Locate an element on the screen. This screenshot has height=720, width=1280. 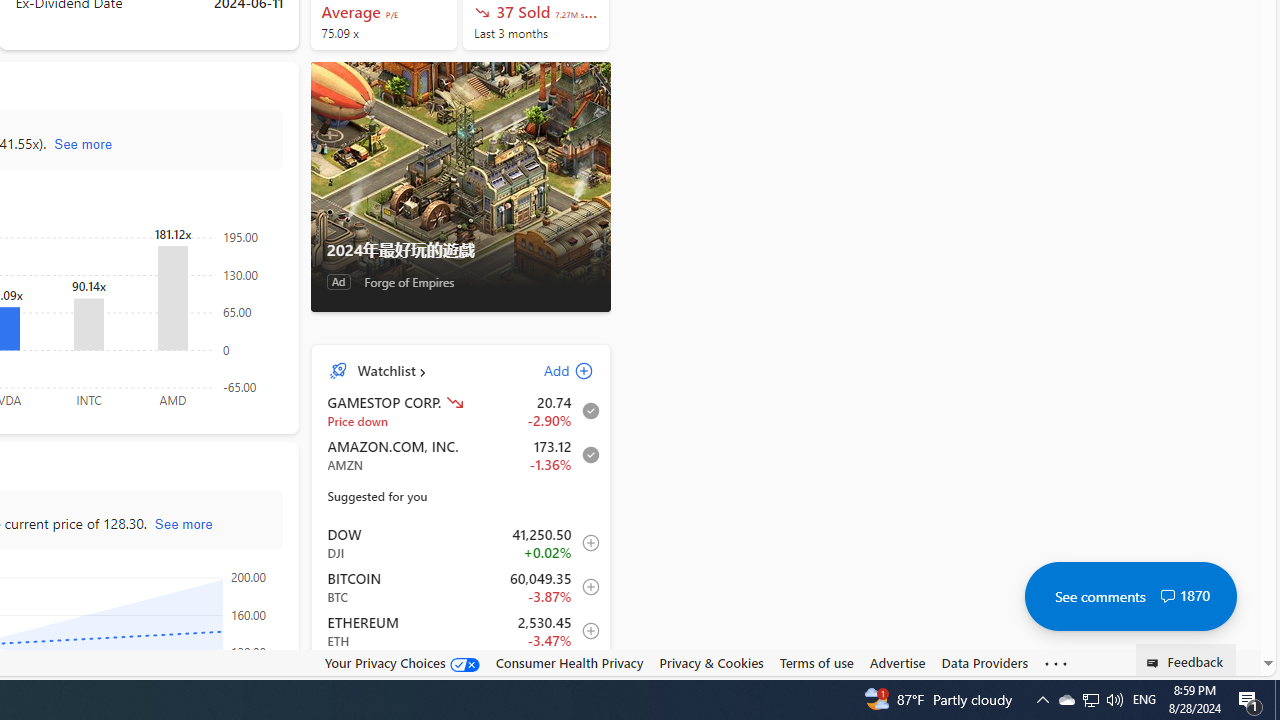
'Privacy & Cookies' is located at coordinates (711, 662).